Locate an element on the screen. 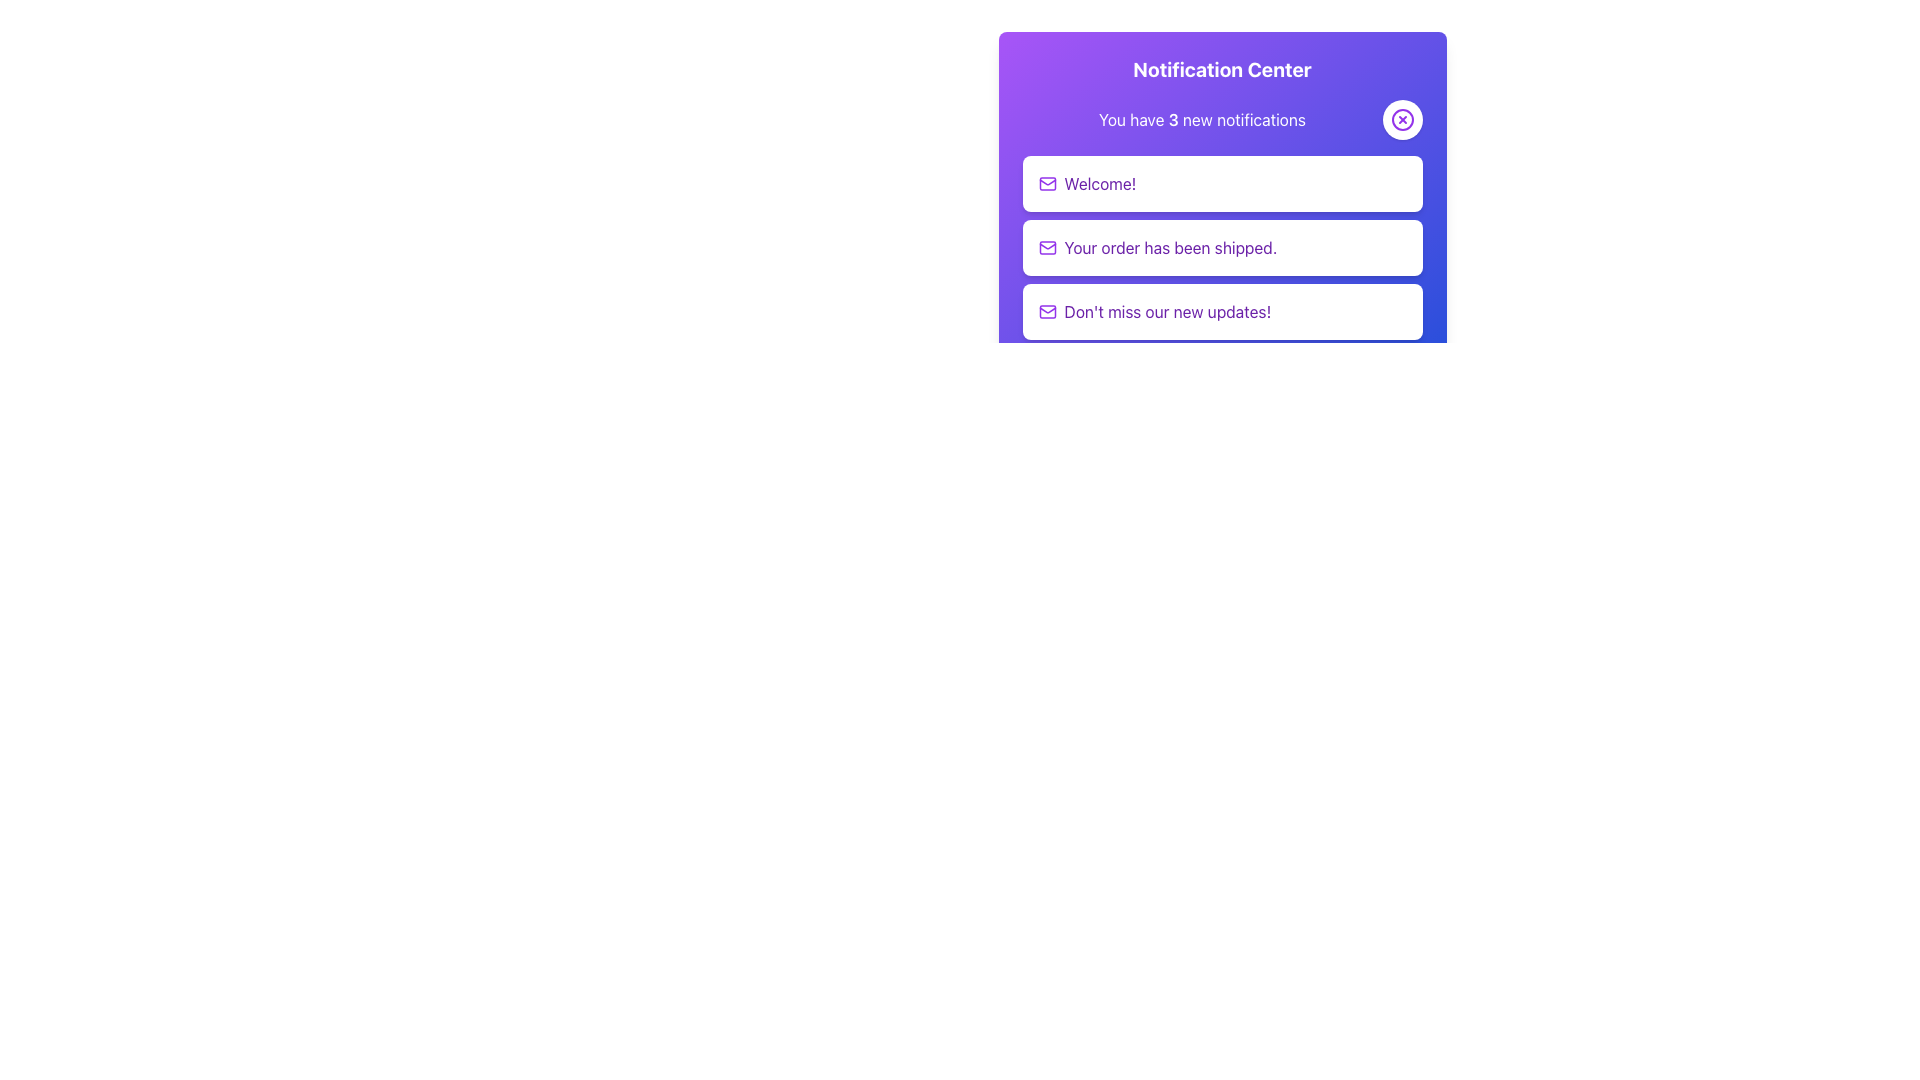 The height and width of the screenshot is (1080, 1920). the first notification item displaying the message 'Welcome!' in the notification list, which is nested within a purple gradient background is located at coordinates (1221, 184).